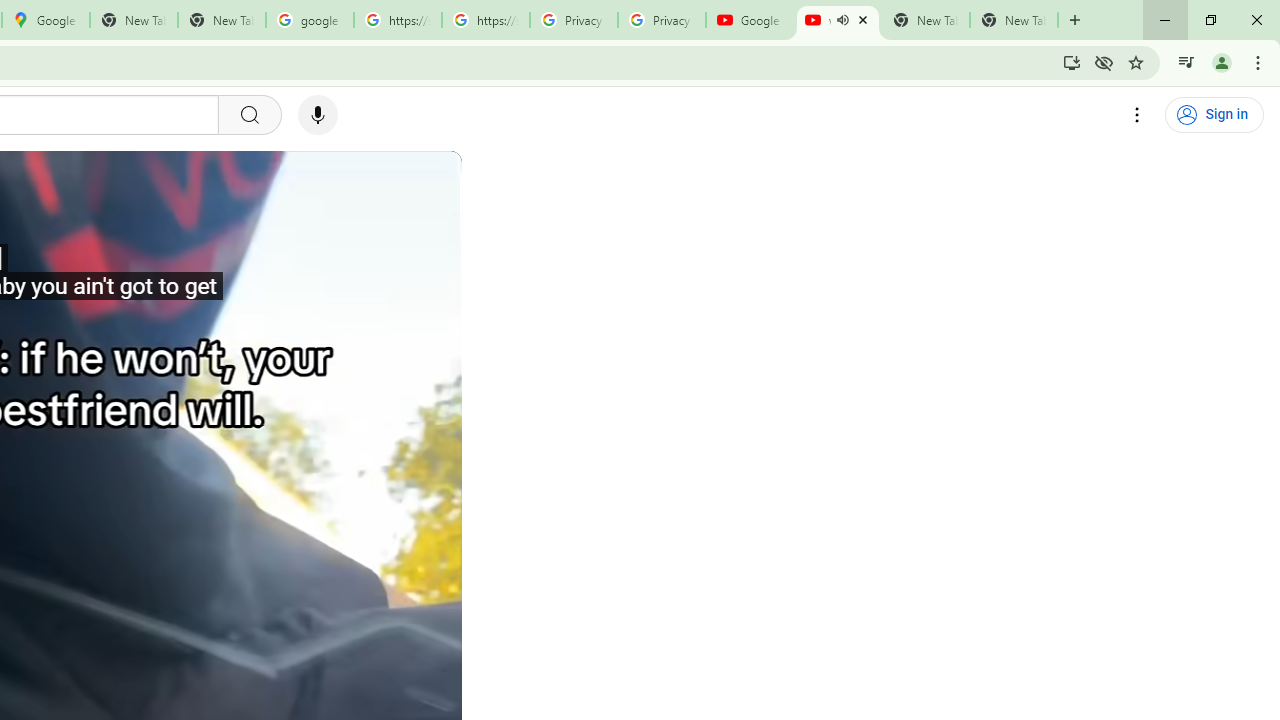 This screenshot has height=720, width=1280. What do you see at coordinates (1165, 20) in the screenshot?
I see `'Minimize'` at bounding box center [1165, 20].